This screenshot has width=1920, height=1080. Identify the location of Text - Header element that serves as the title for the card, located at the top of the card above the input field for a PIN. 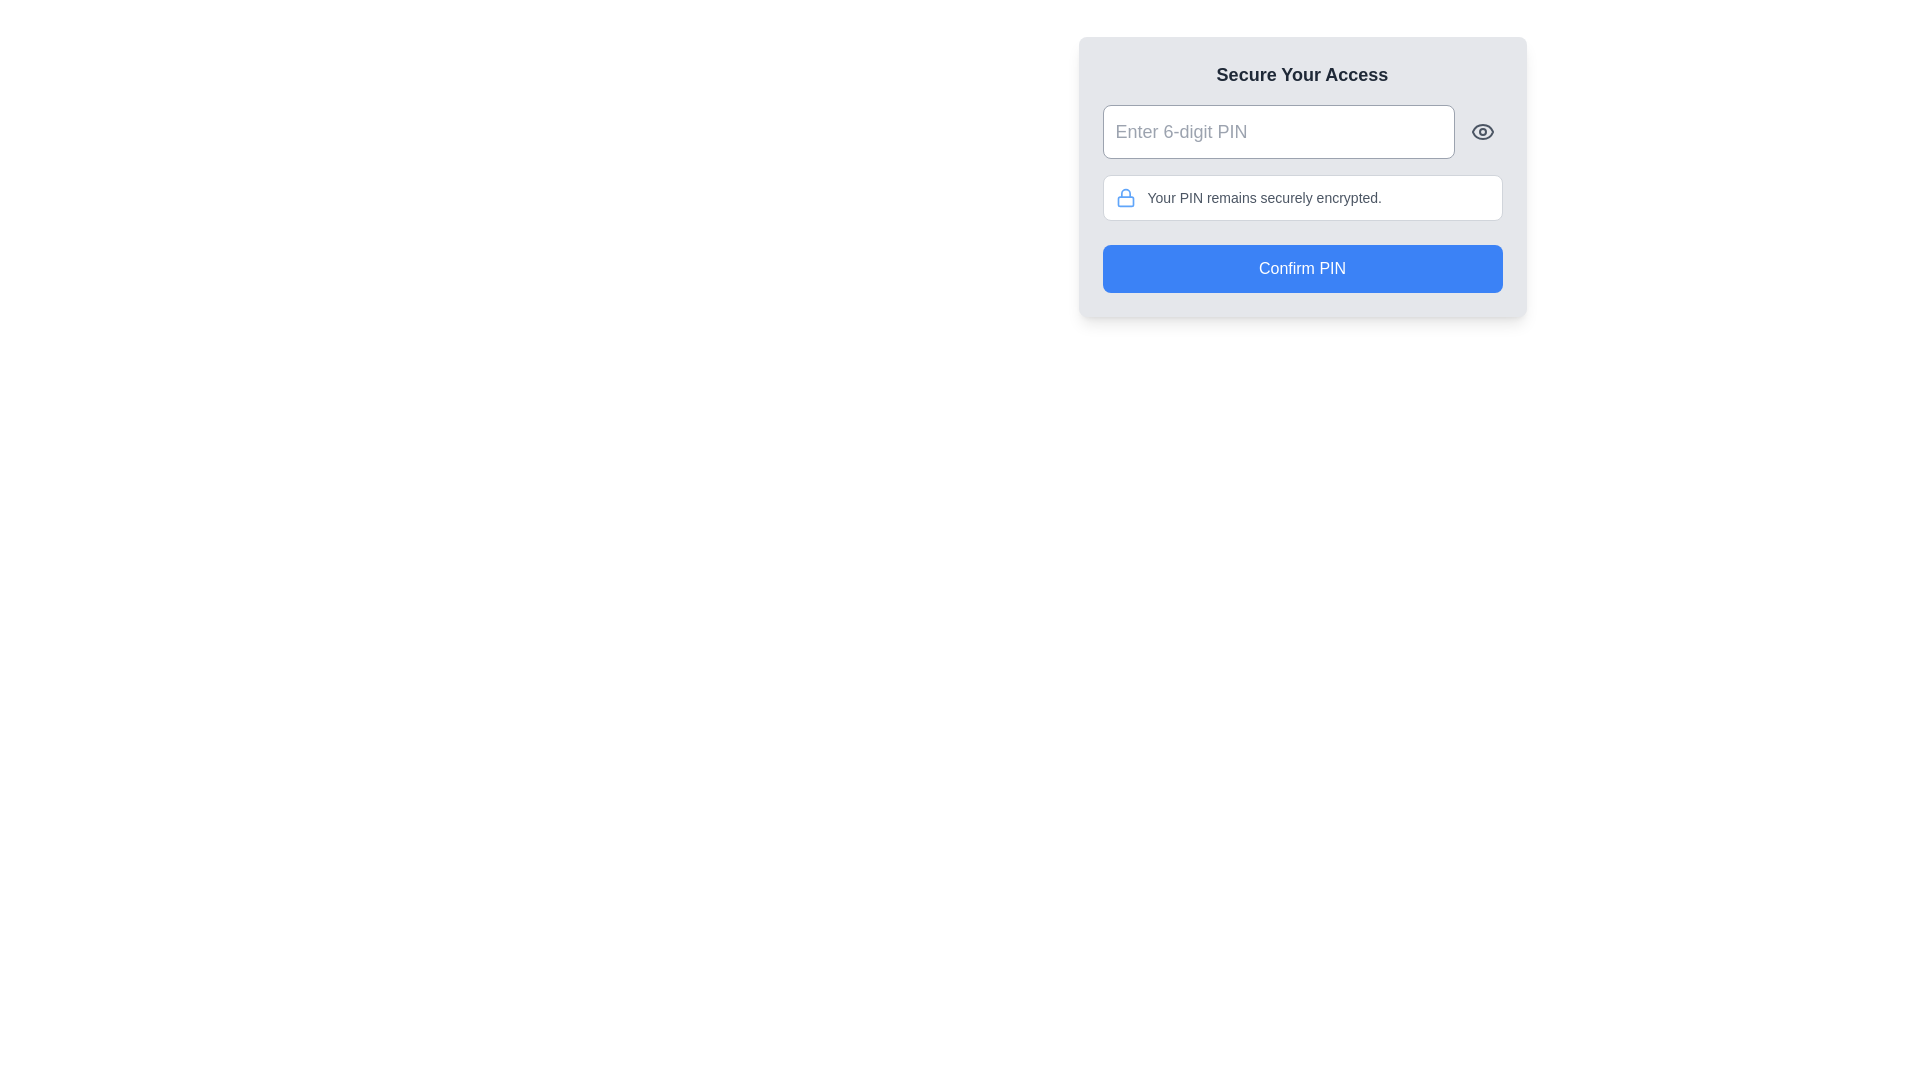
(1302, 73).